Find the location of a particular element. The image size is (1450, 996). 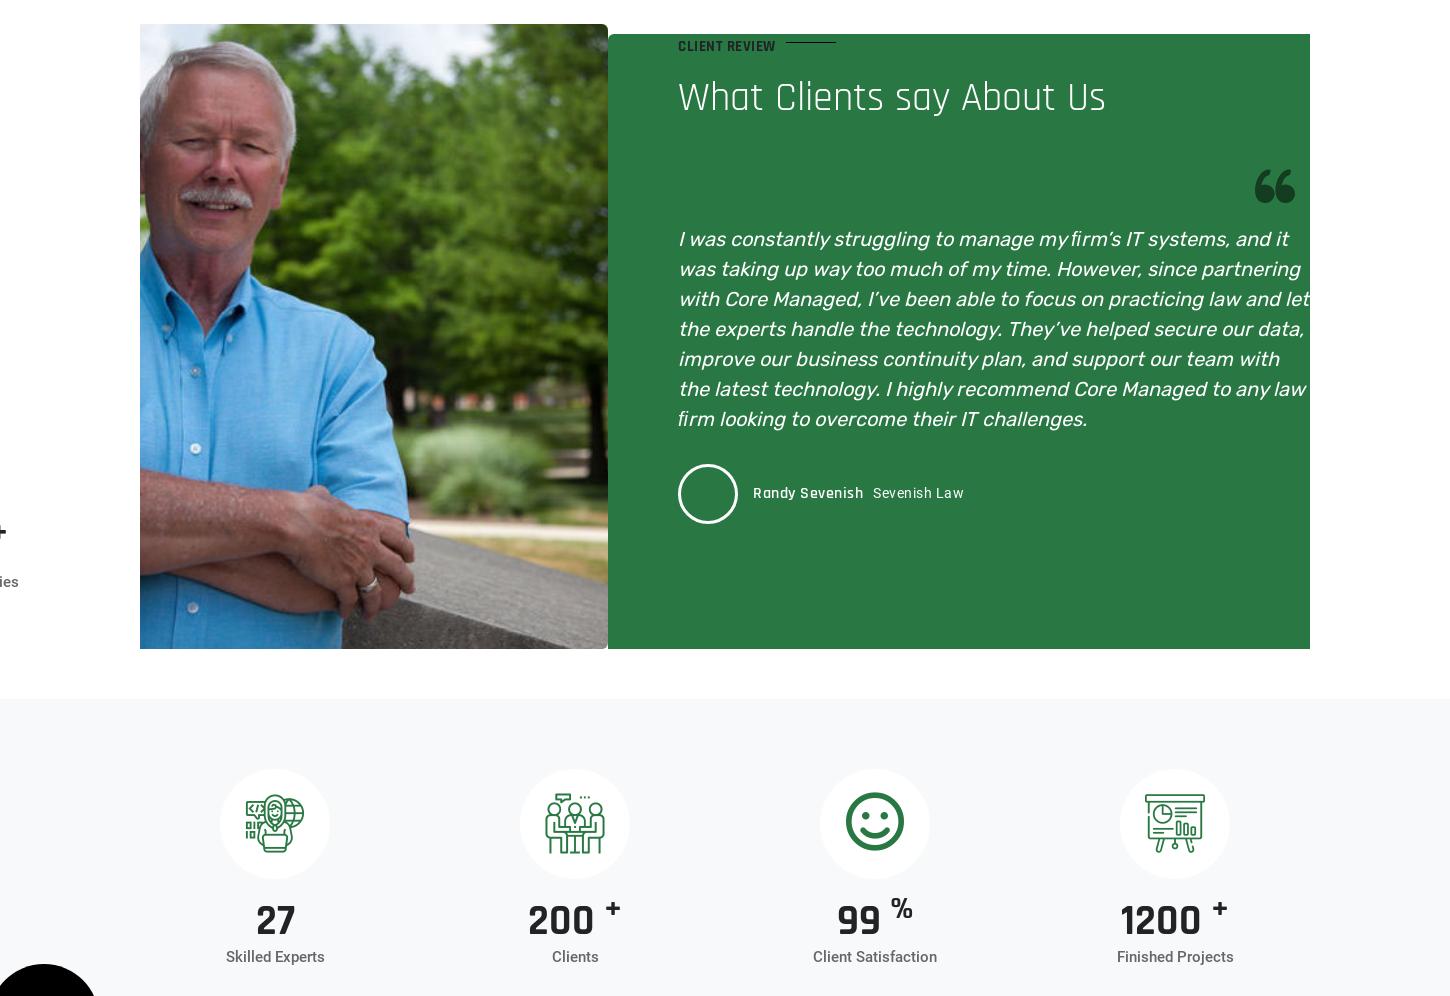

'200' is located at coordinates (565, 921).